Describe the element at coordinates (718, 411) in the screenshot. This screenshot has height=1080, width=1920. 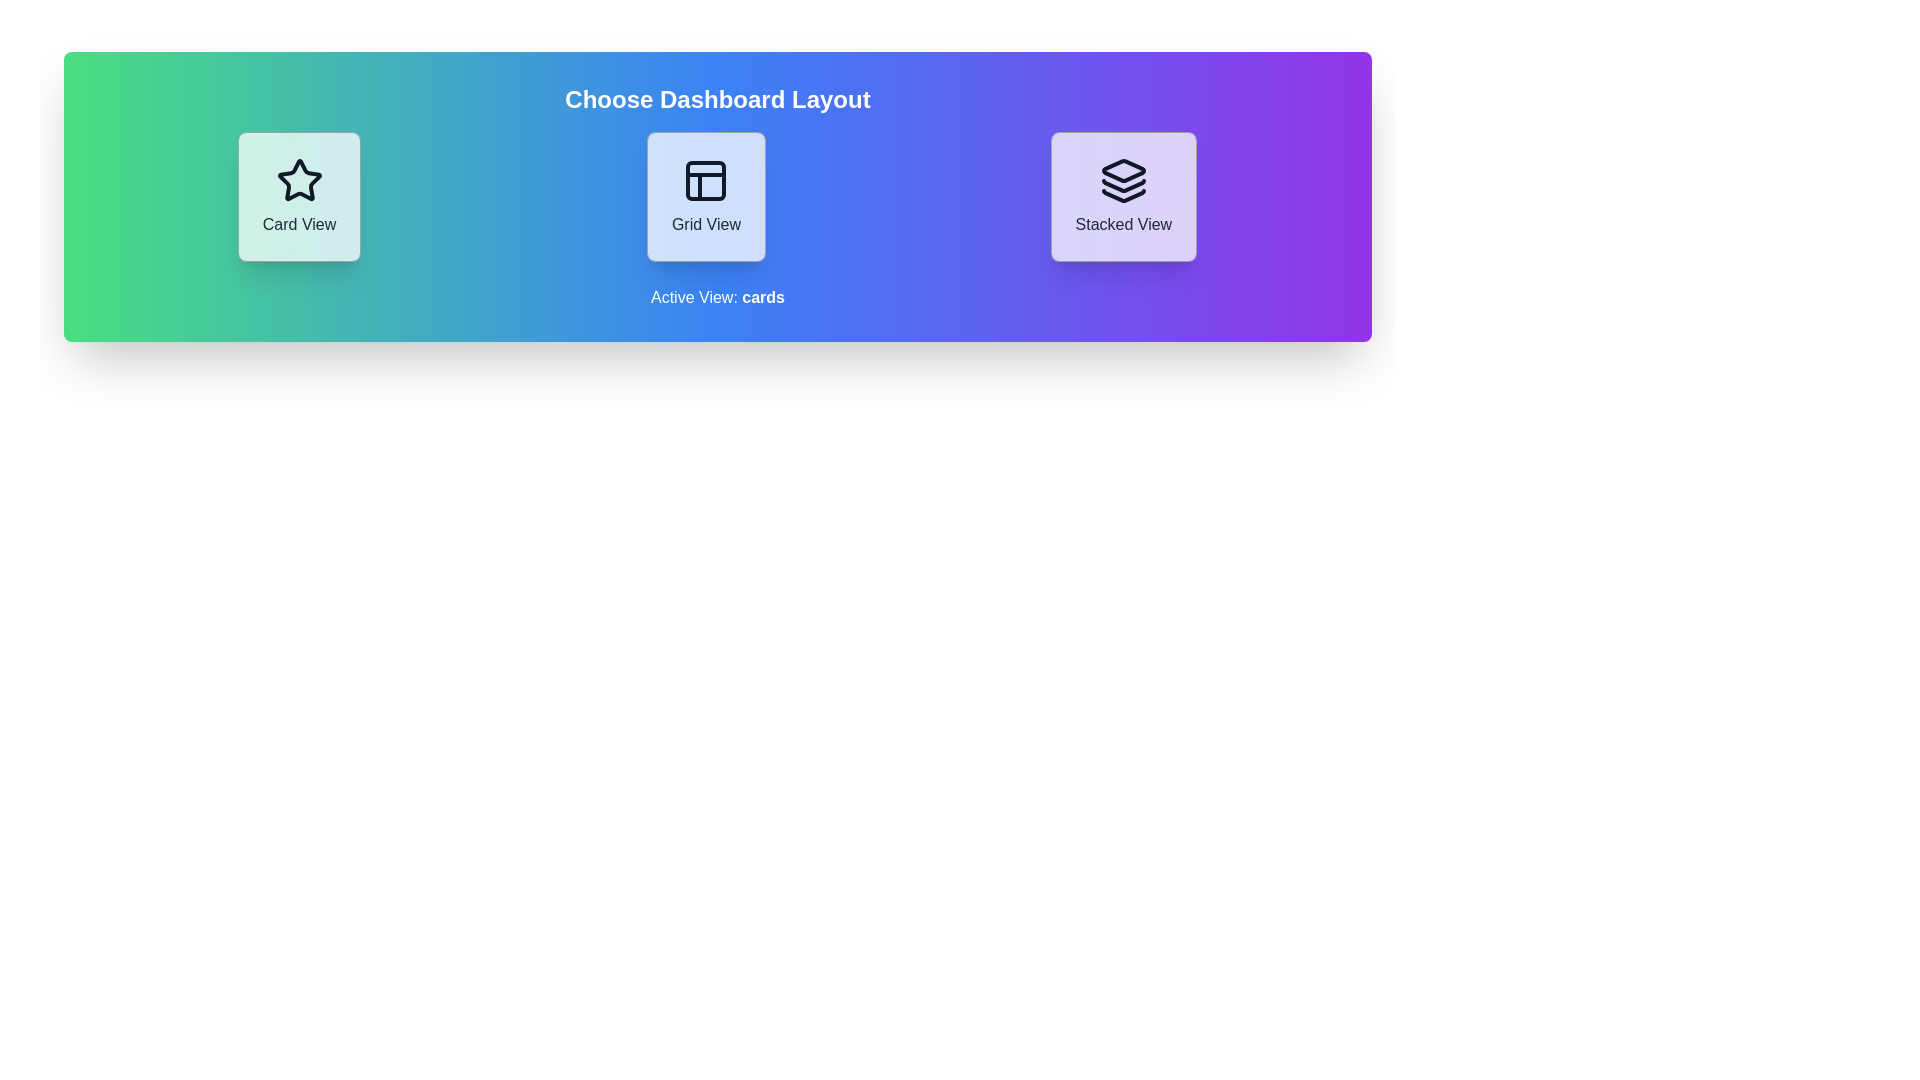
I see `the background area of the component` at that location.